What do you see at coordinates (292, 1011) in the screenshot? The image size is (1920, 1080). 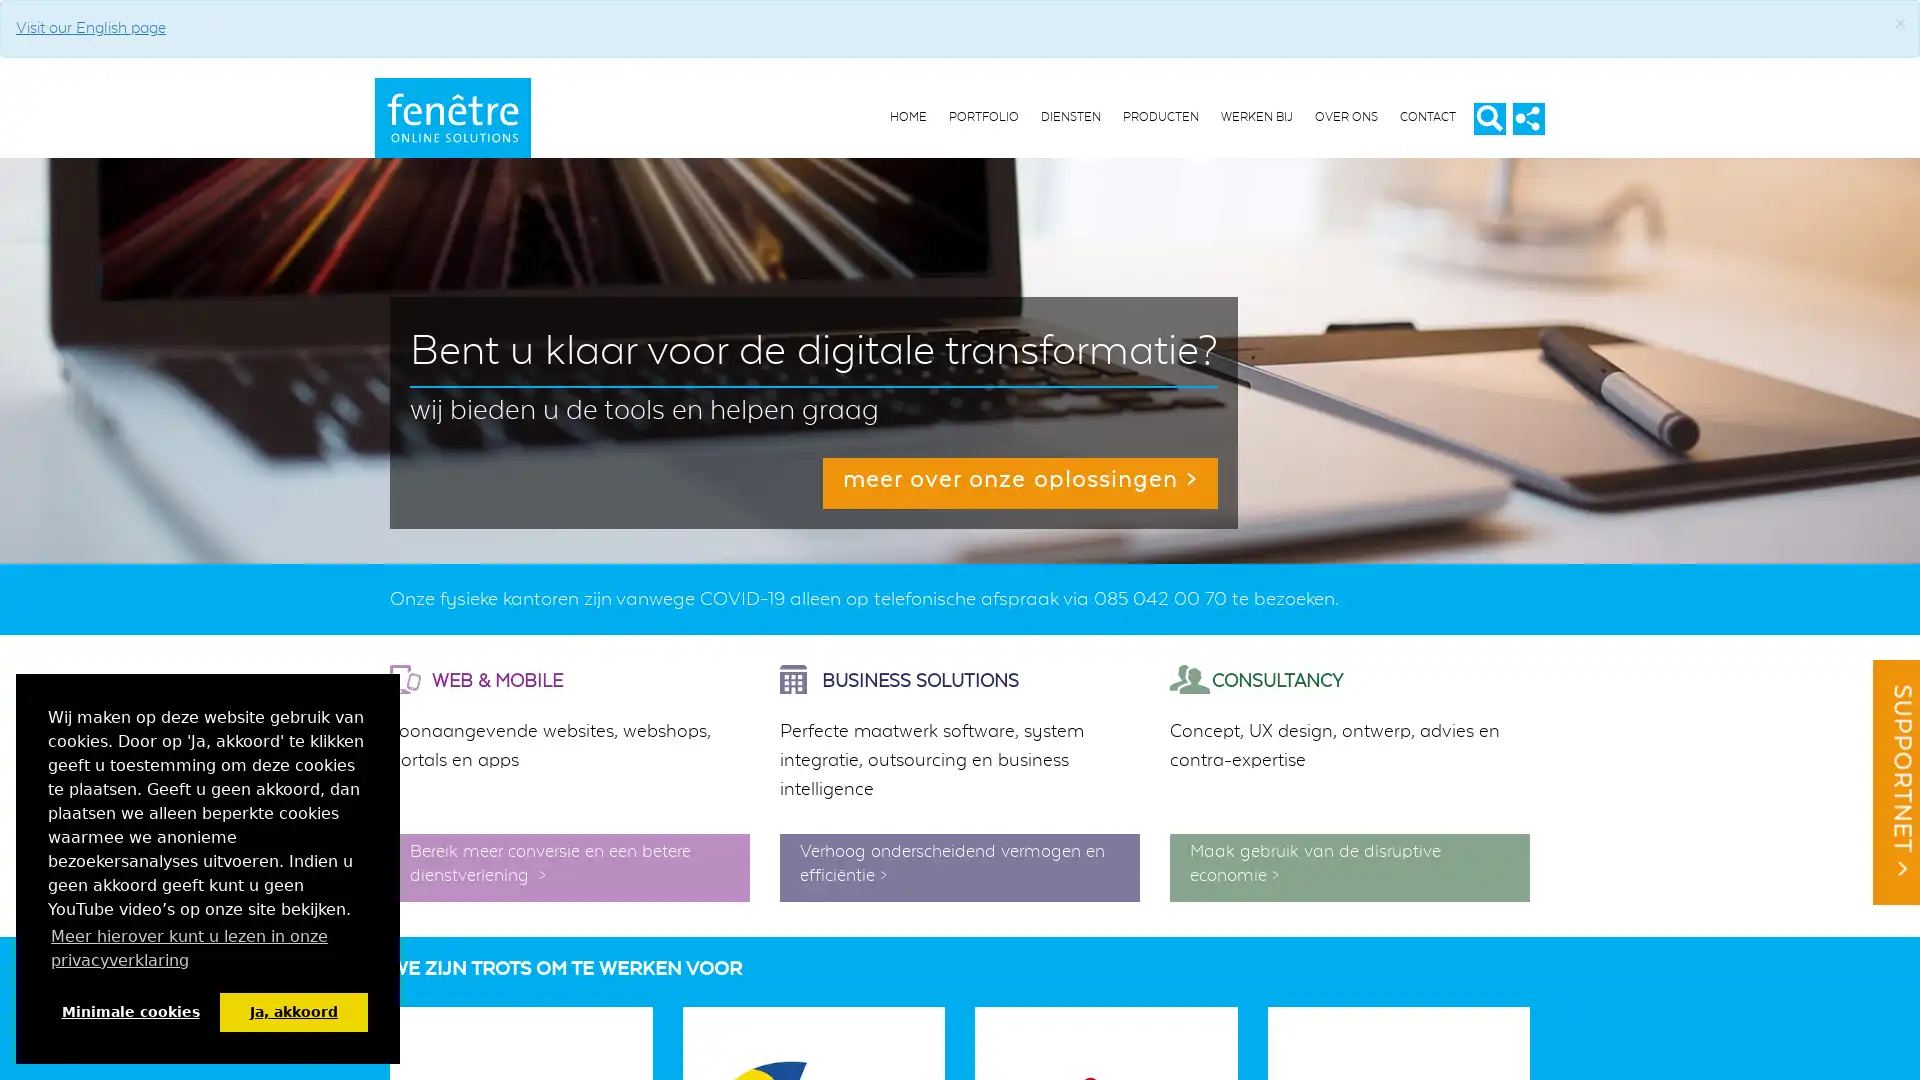 I see `allow cookies` at bounding box center [292, 1011].